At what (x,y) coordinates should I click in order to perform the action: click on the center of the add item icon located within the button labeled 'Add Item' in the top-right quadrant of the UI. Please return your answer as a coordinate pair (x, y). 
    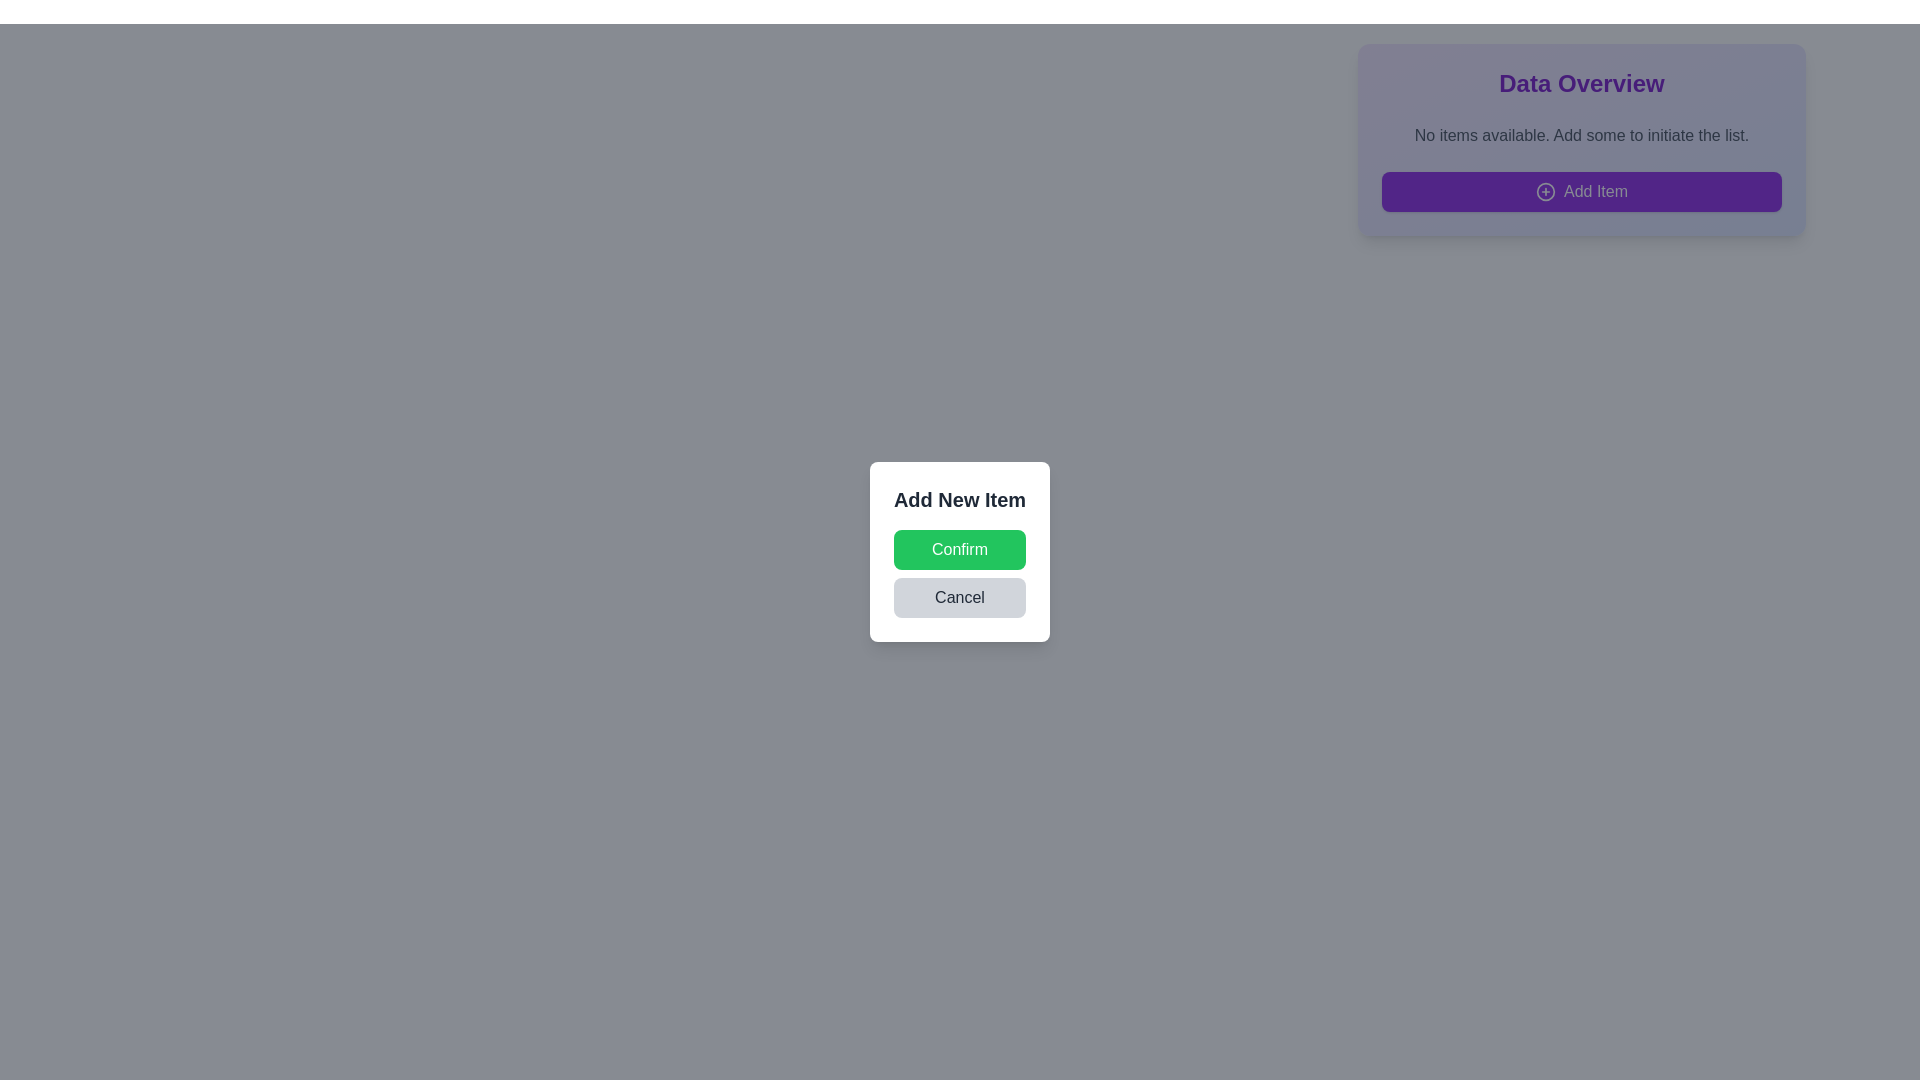
    Looking at the image, I should click on (1544, 192).